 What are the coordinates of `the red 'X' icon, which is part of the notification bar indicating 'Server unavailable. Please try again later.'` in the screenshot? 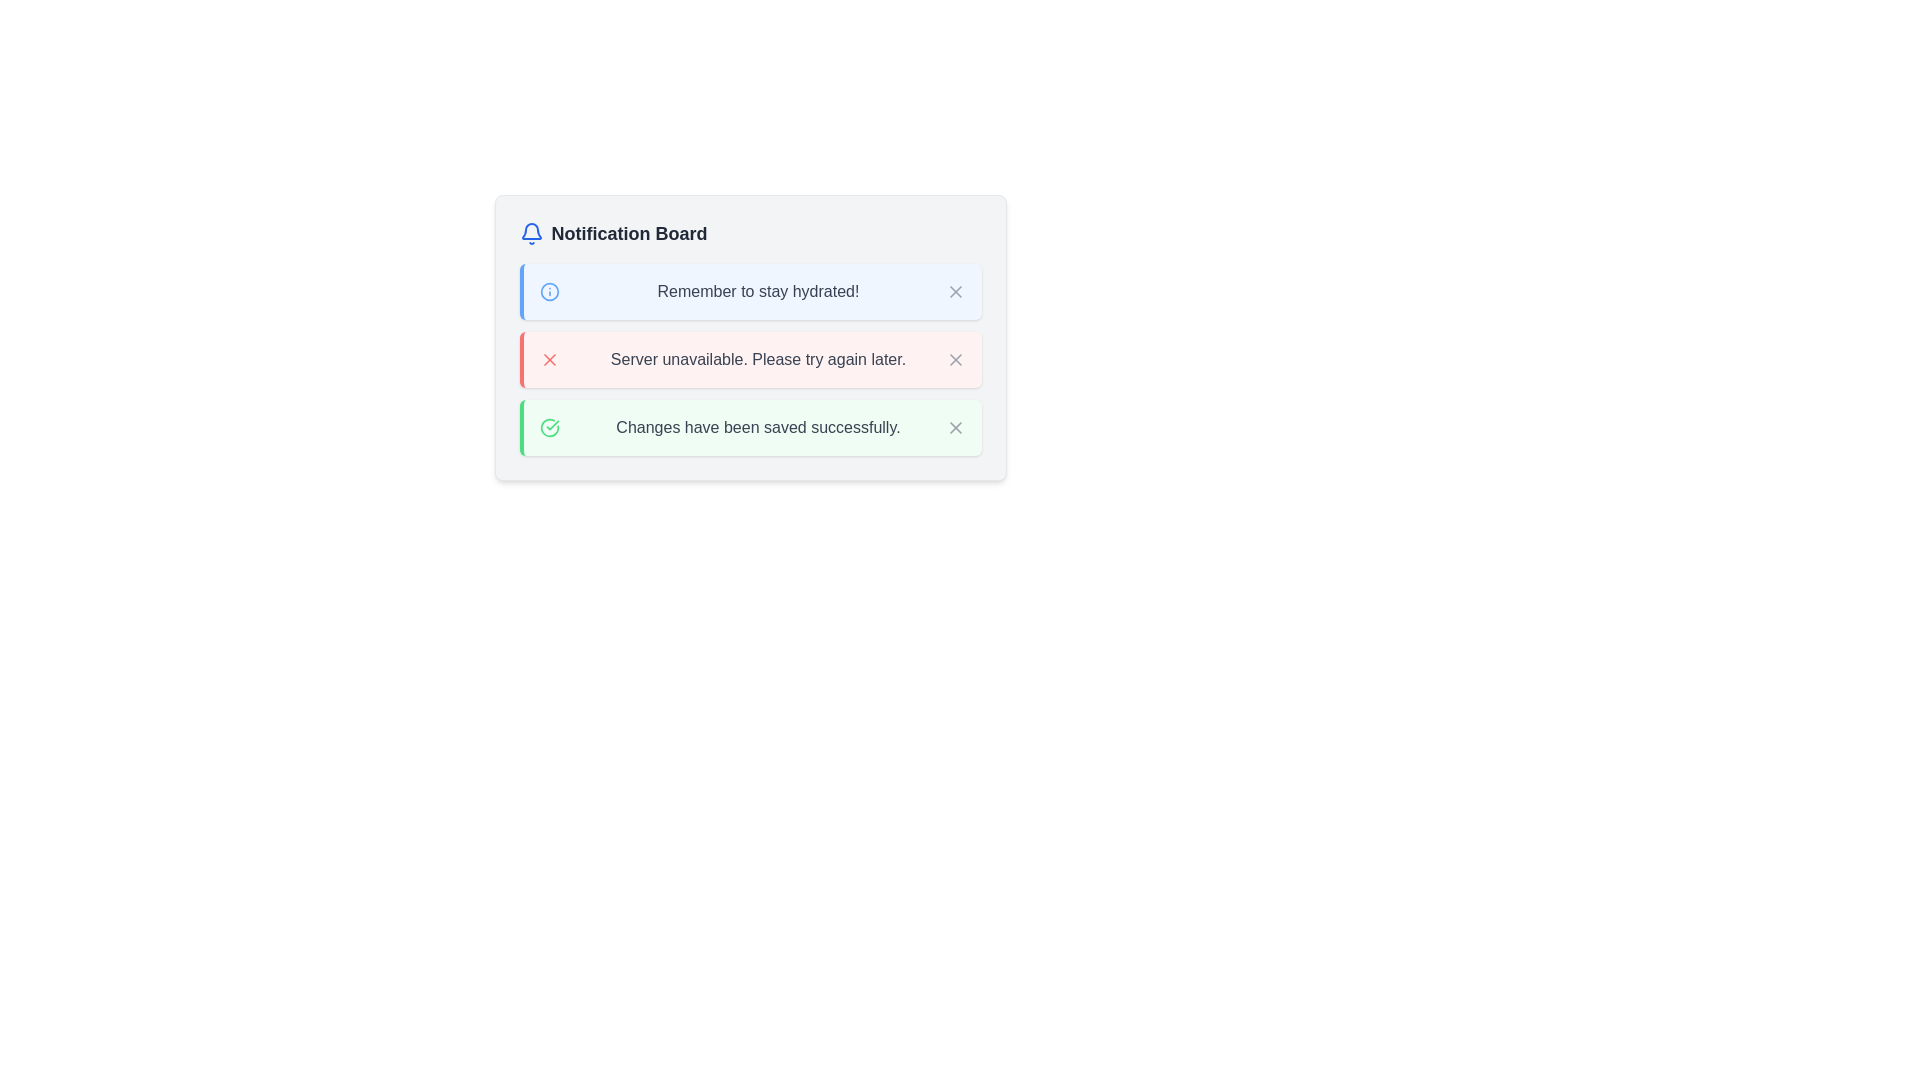 It's located at (954, 358).